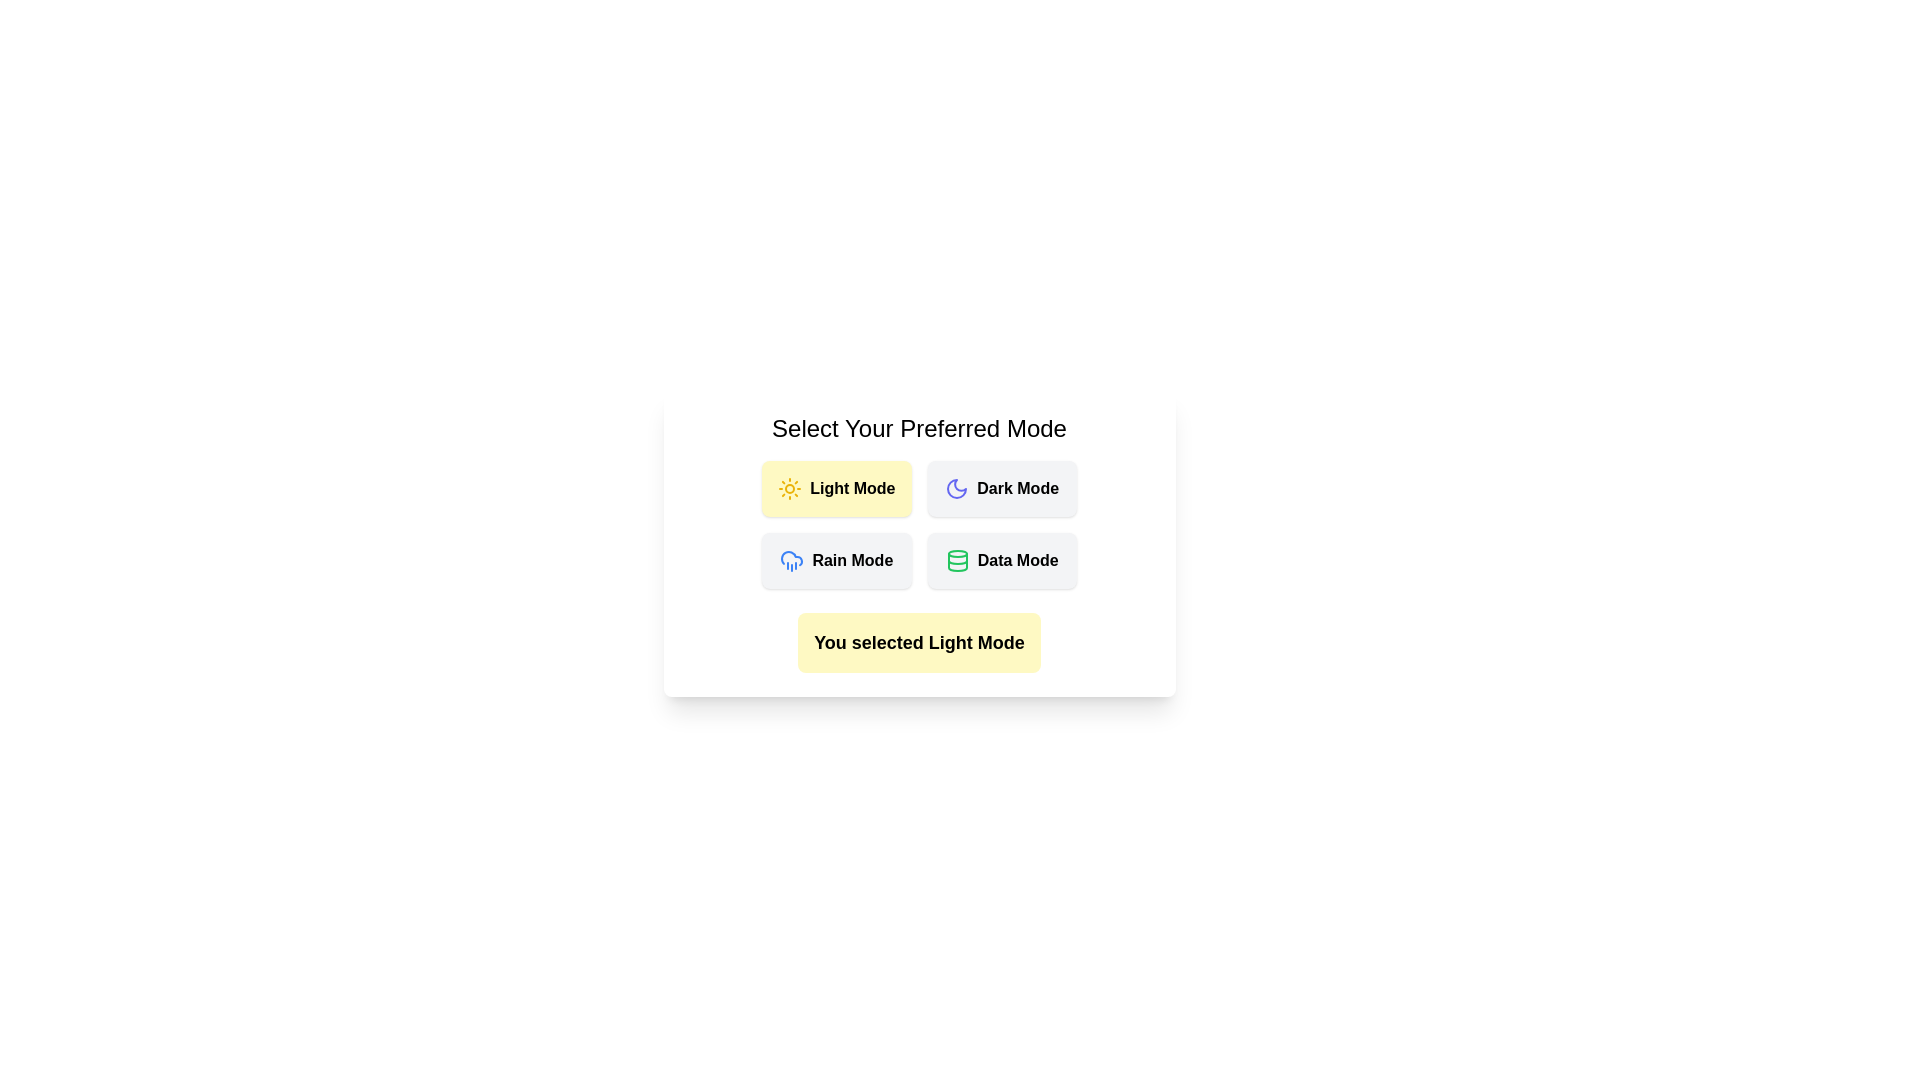  Describe the element at coordinates (918, 427) in the screenshot. I see `the text label or heading that serves as a guide for the selection of mode options, positioned above the grid of 'Light Mode', 'Dark Mode', 'Rain Mode', and 'Data Mode'` at that location.